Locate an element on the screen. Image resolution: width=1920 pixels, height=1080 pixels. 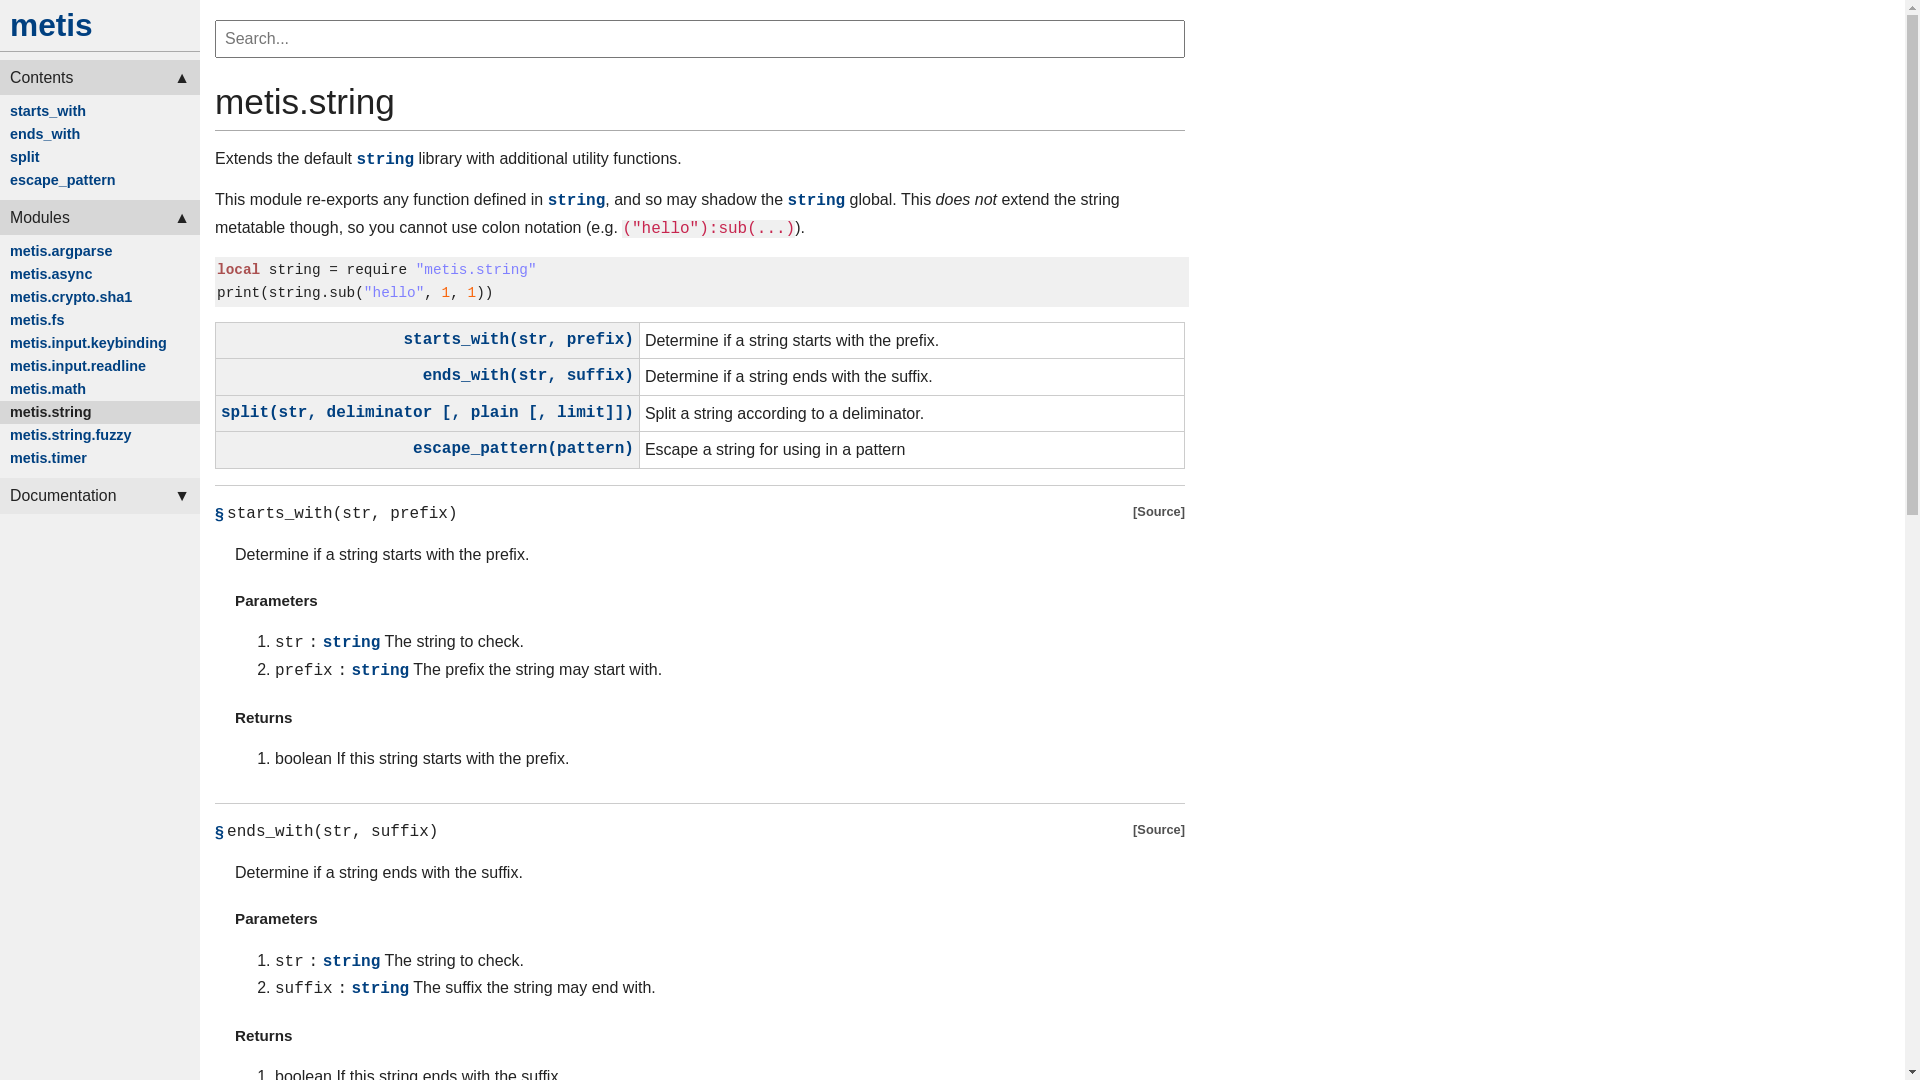
'metis.input.readline' is located at coordinates (99, 366).